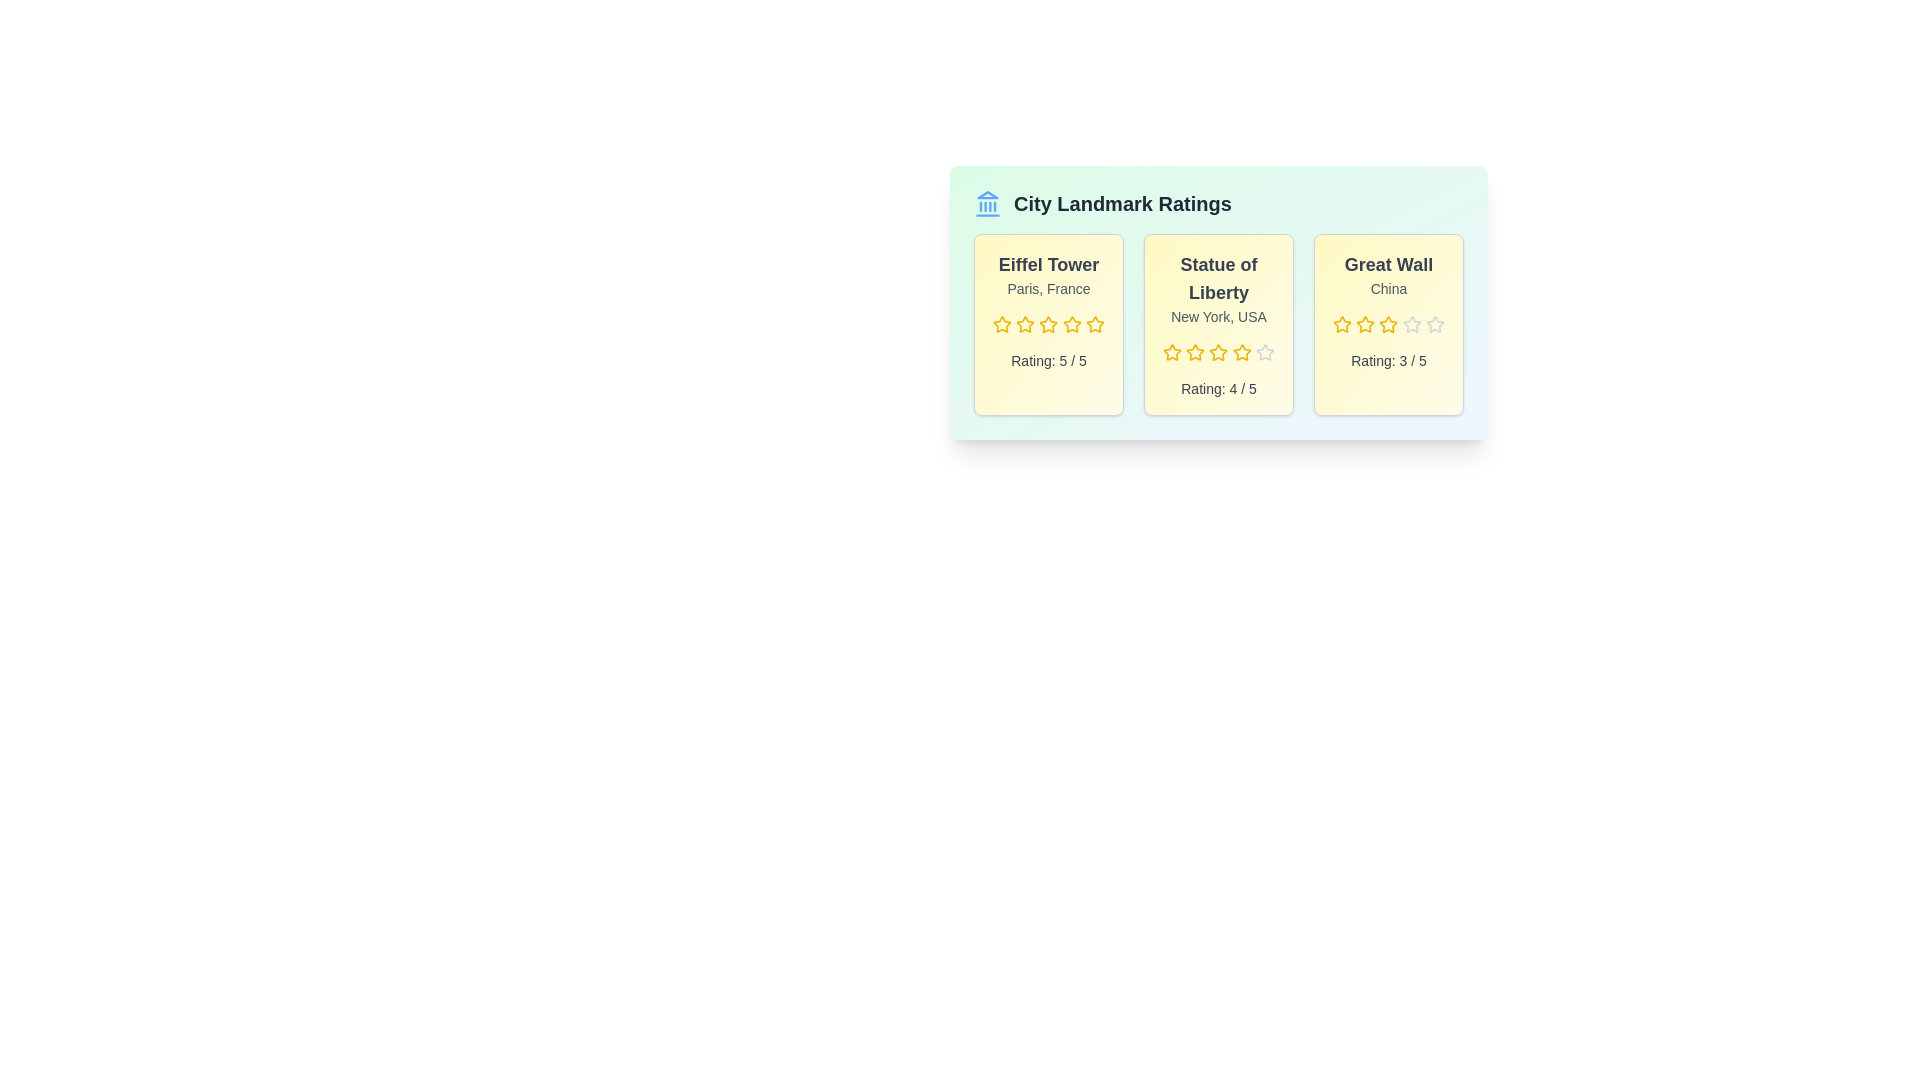 The height and width of the screenshot is (1080, 1920). I want to click on the header of the component to interact with it, so click(1218, 204).